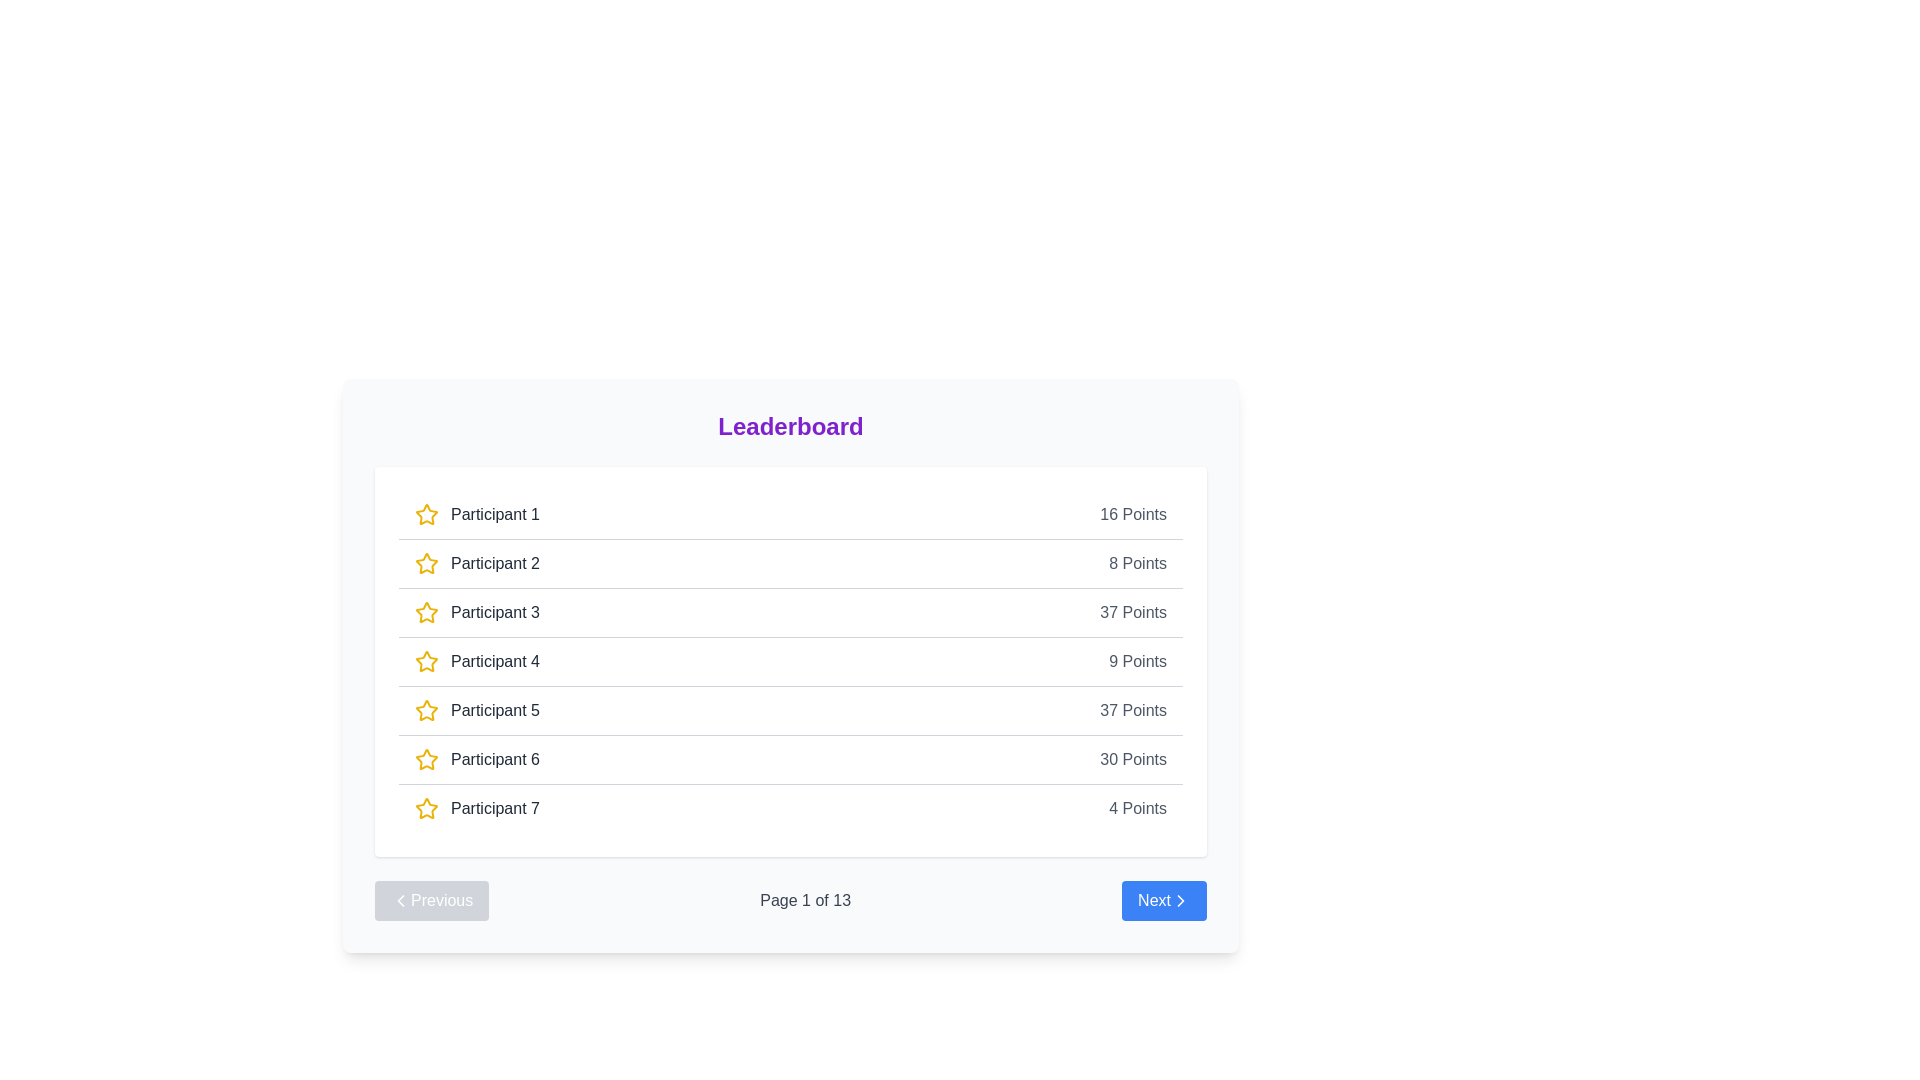 The image size is (1920, 1080). I want to click on the text label displaying 'Participant 2' under the 'Leaderboard' header, which is aligned with a yellow star icon on its left, so click(495, 563).